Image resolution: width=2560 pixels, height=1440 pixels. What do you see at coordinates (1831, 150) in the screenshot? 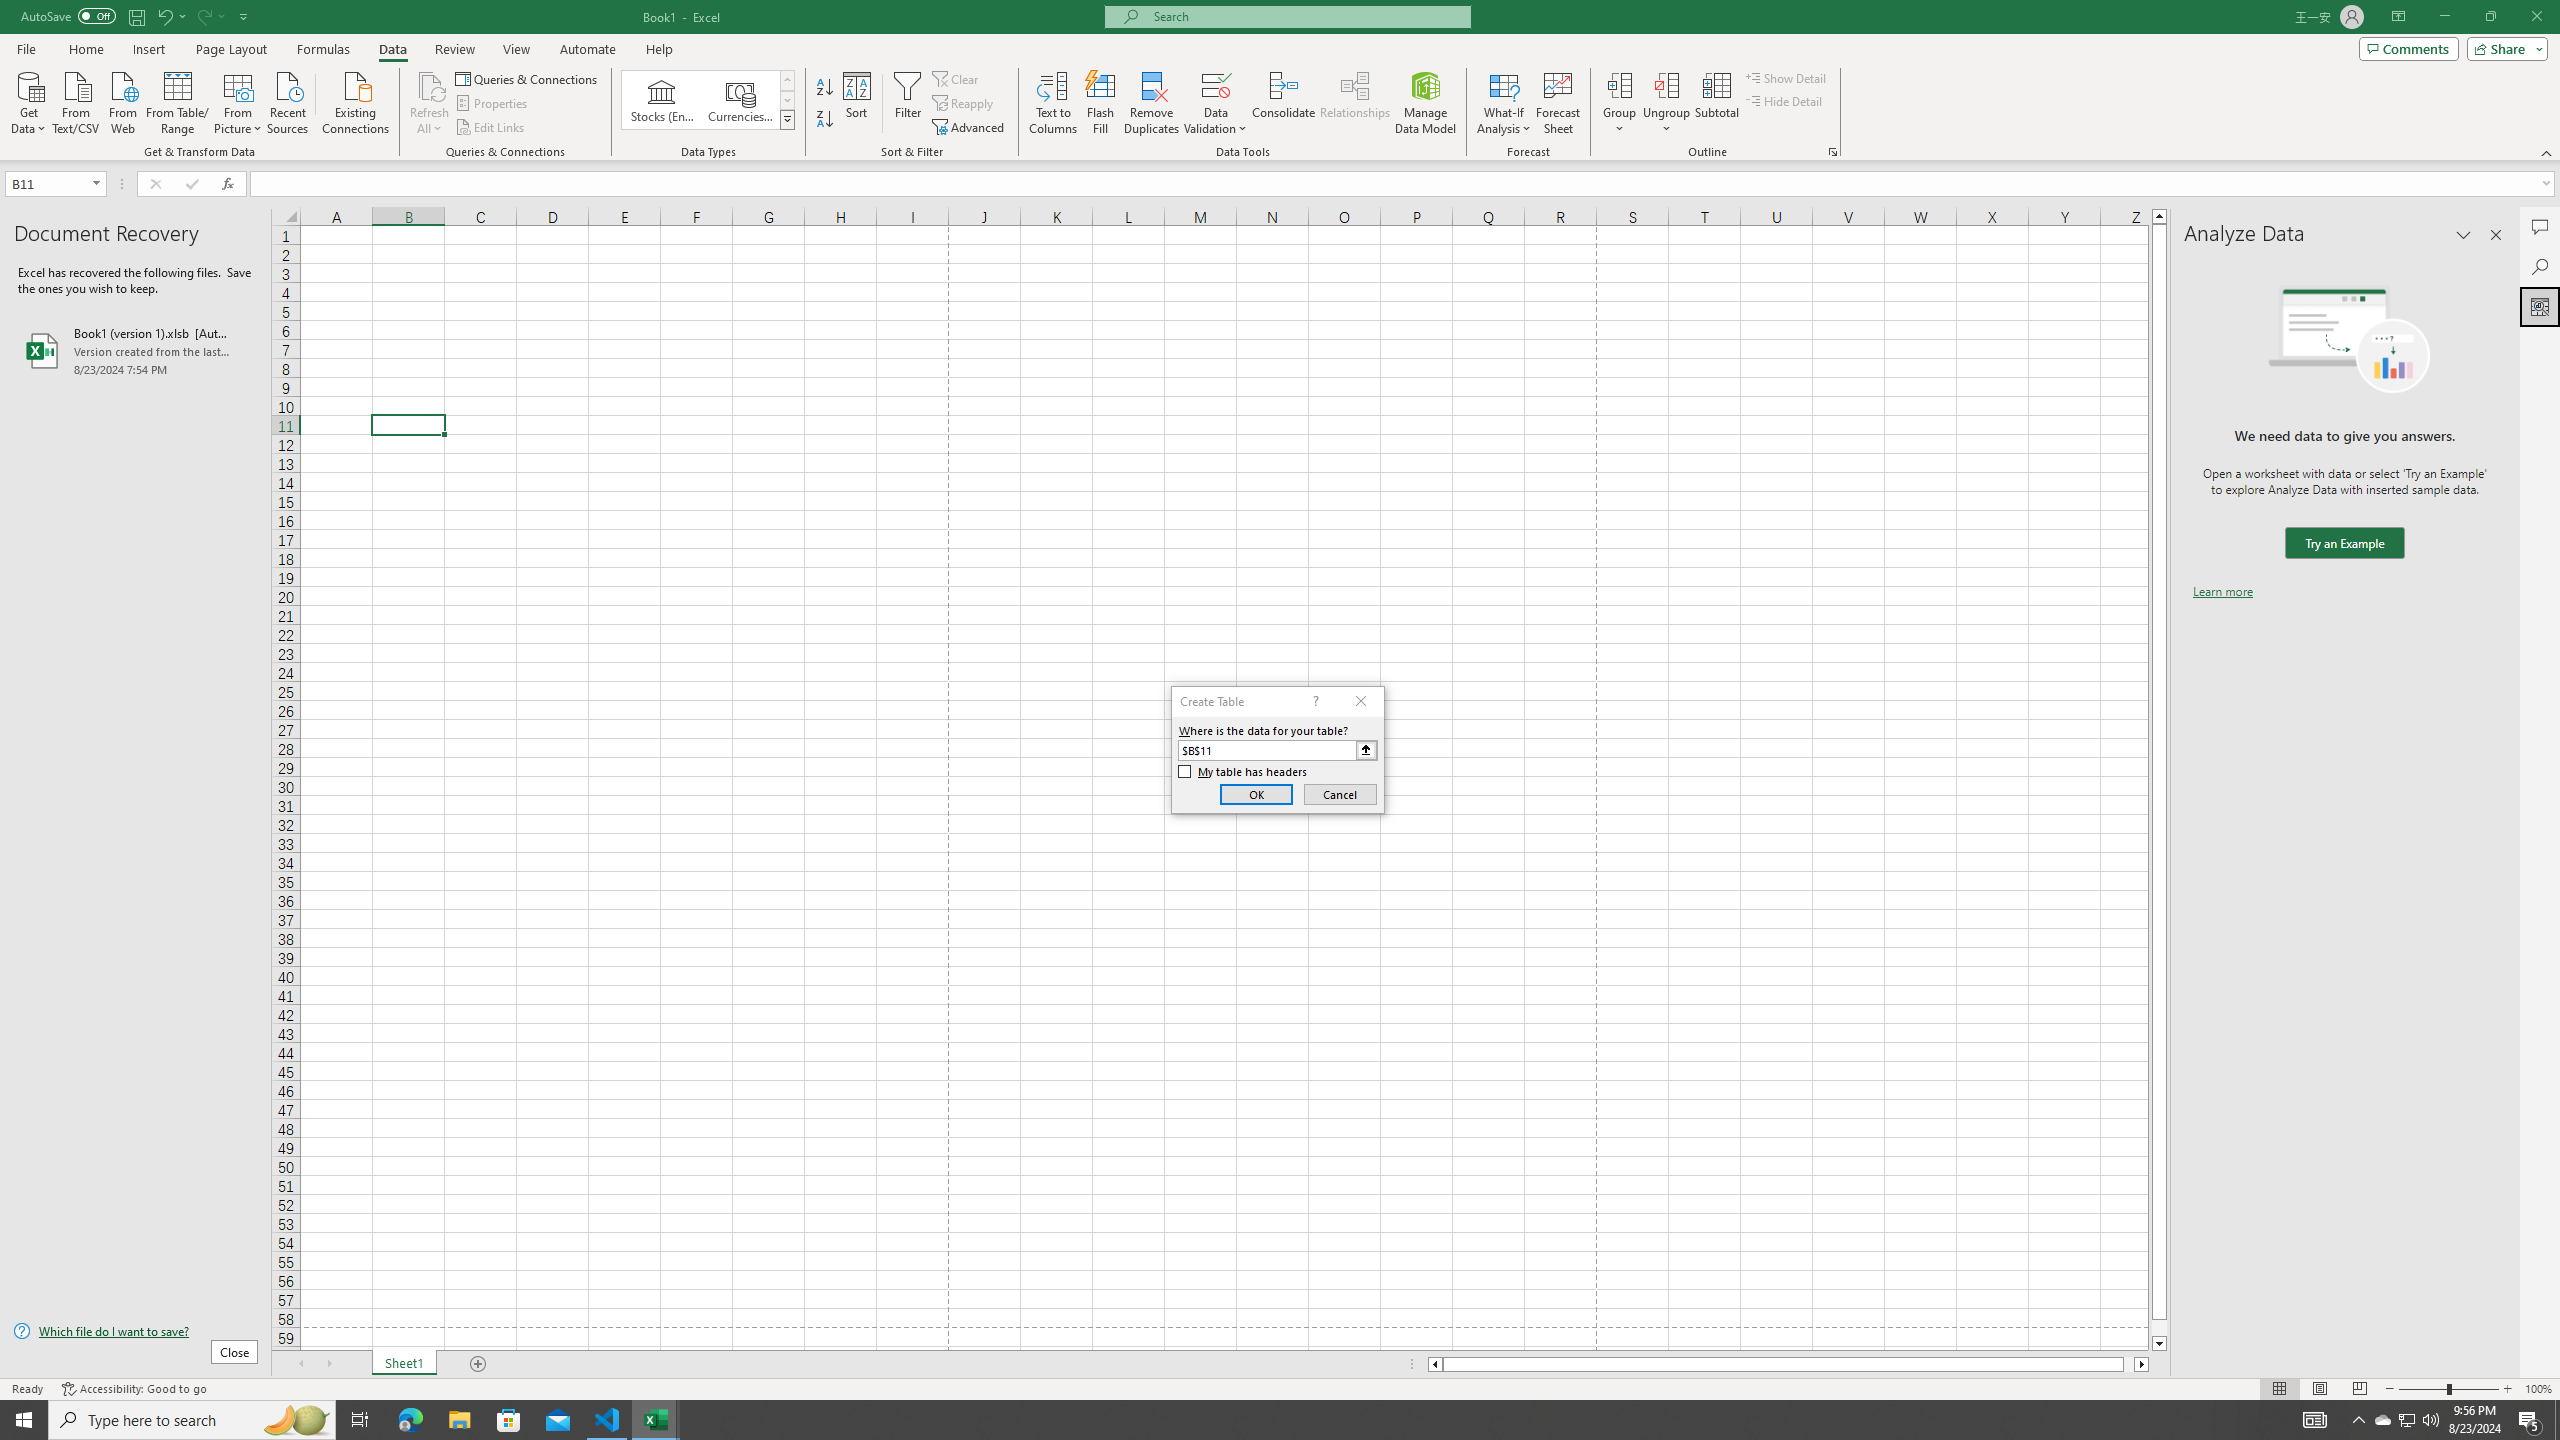
I see `'Group and Outline Settings'` at bounding box center [1831, 150].